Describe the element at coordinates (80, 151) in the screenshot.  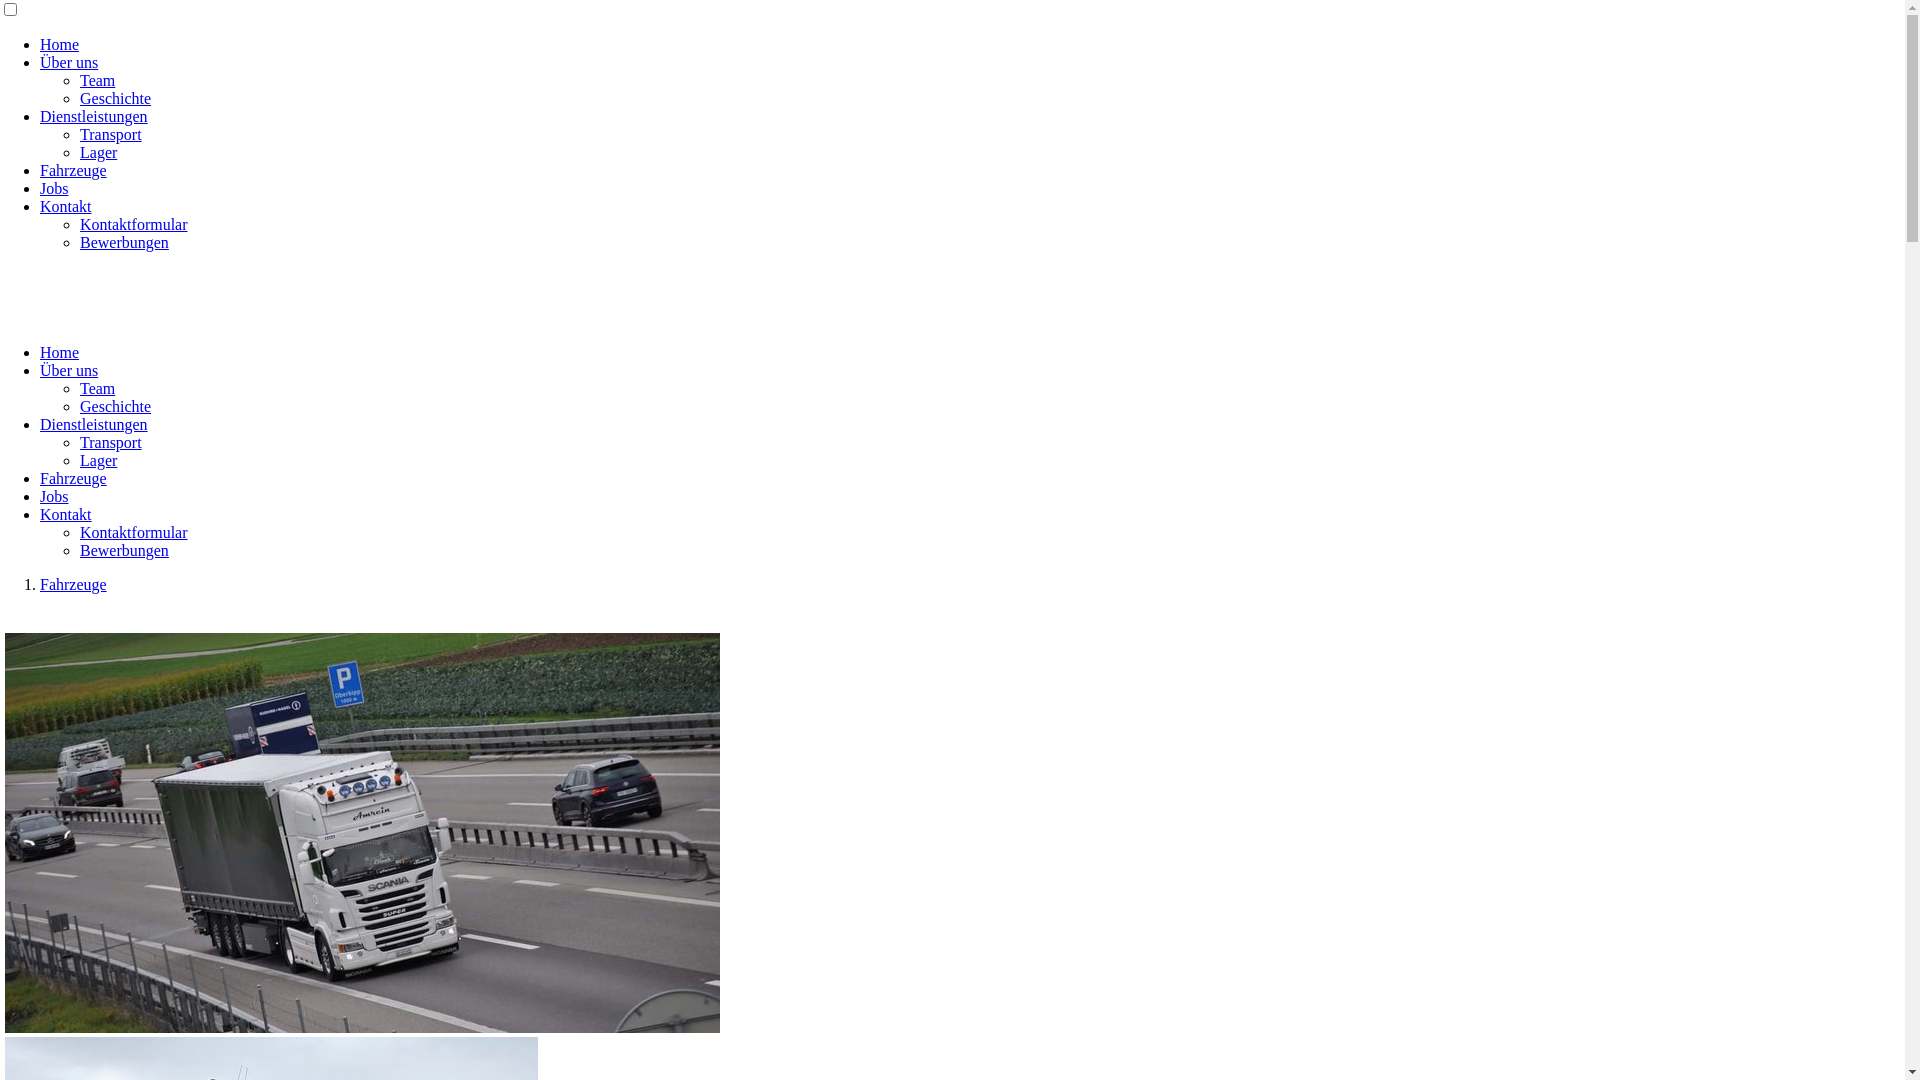
I see `'Lager'` at that location.